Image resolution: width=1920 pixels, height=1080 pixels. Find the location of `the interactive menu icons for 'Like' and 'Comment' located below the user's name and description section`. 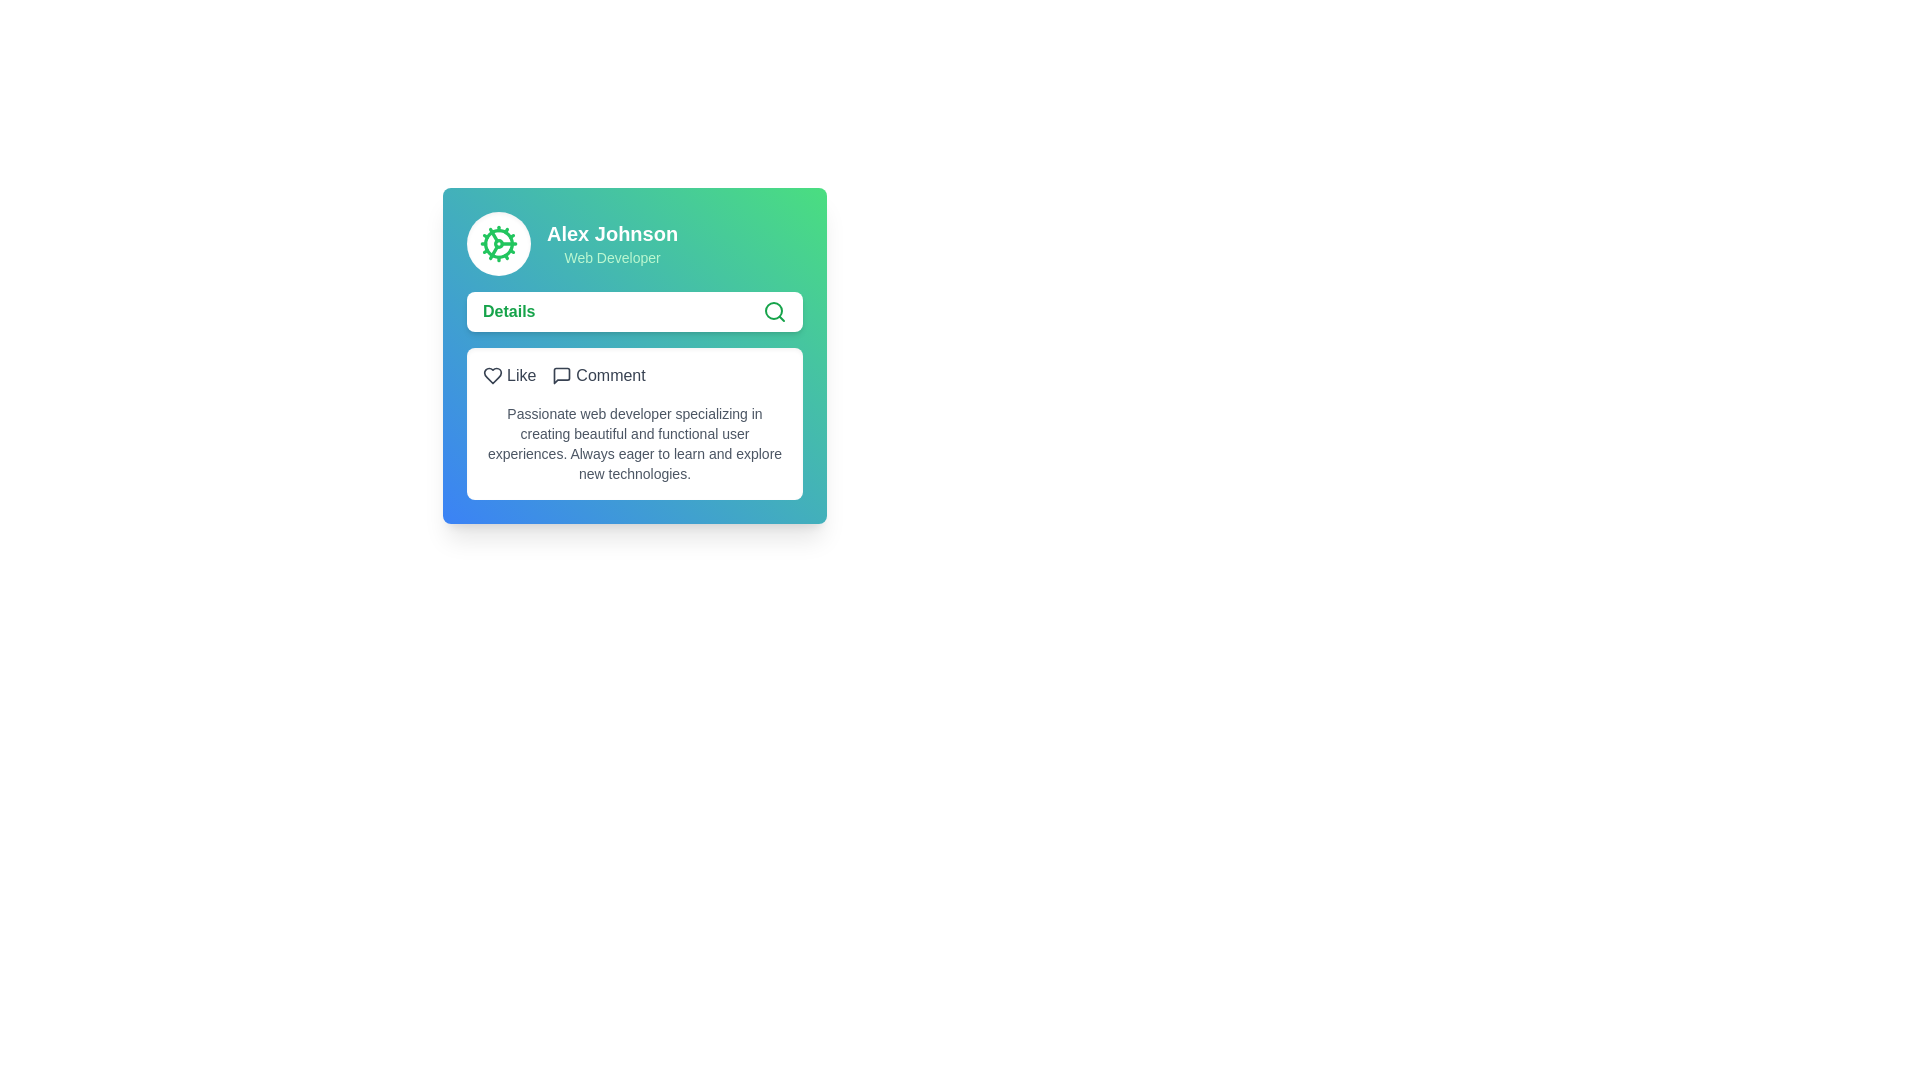

the interactive menu icons for 'Like' and 'Comment' located below the user's name and description section is located at coordinates (633, 375).